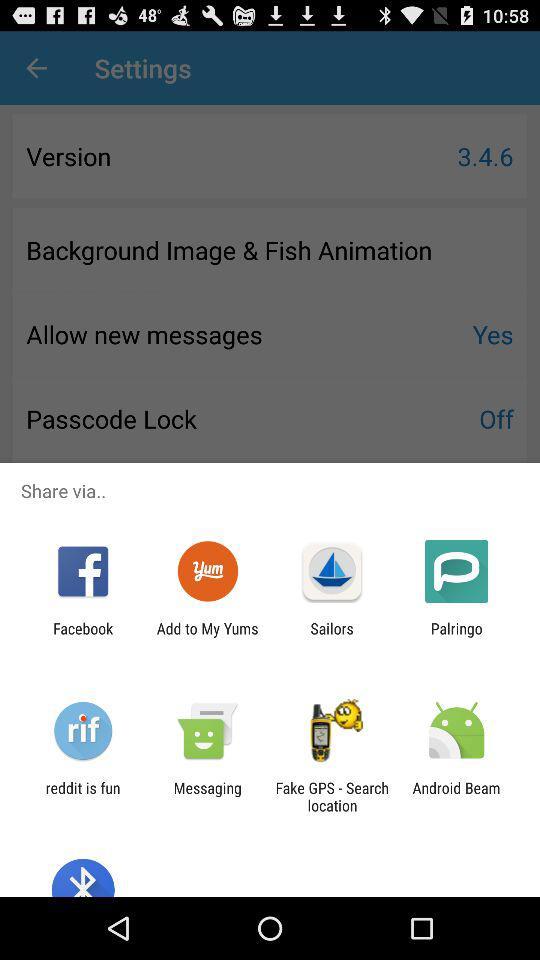 The image size is (540, 960). Describe the element at coordinates (332, 796) in the screenshot. I see `the fake gps search app` at that location.